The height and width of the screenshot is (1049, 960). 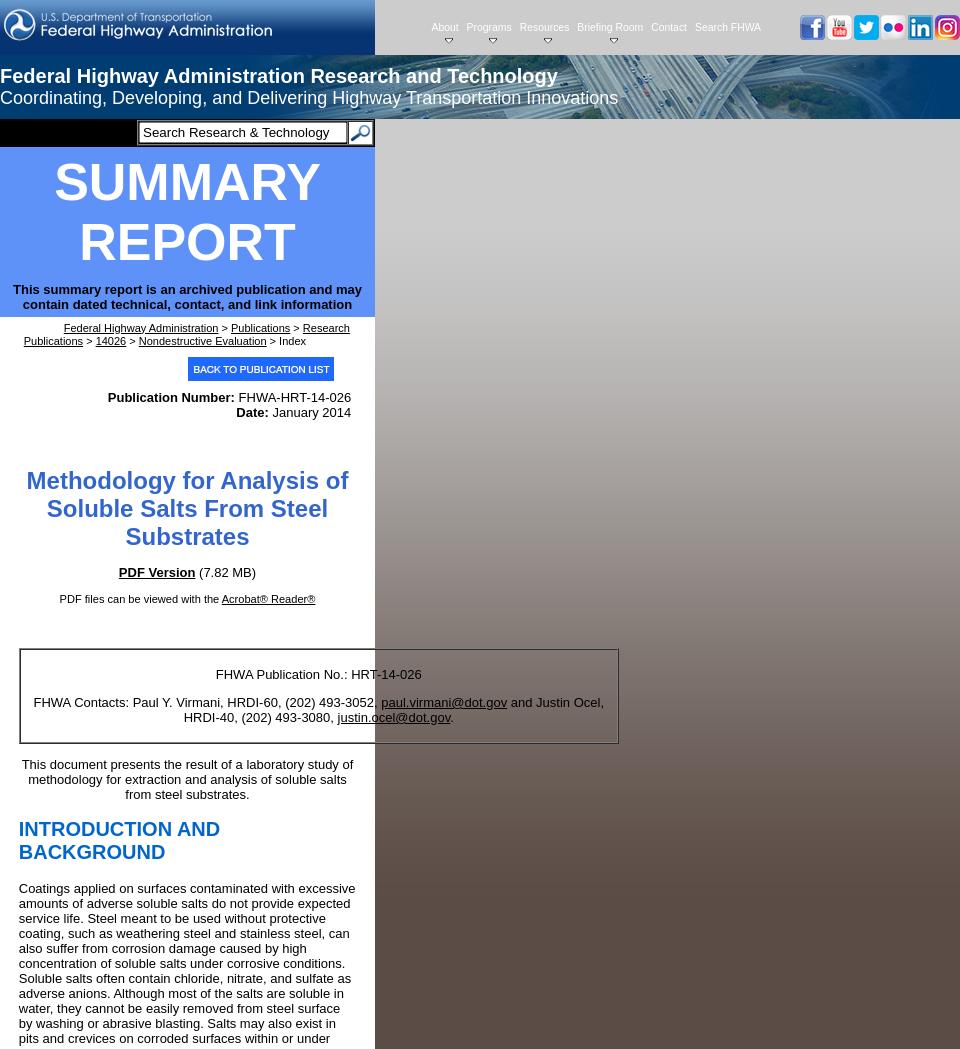 I want to click on '14026', so click(x=110, y=338).